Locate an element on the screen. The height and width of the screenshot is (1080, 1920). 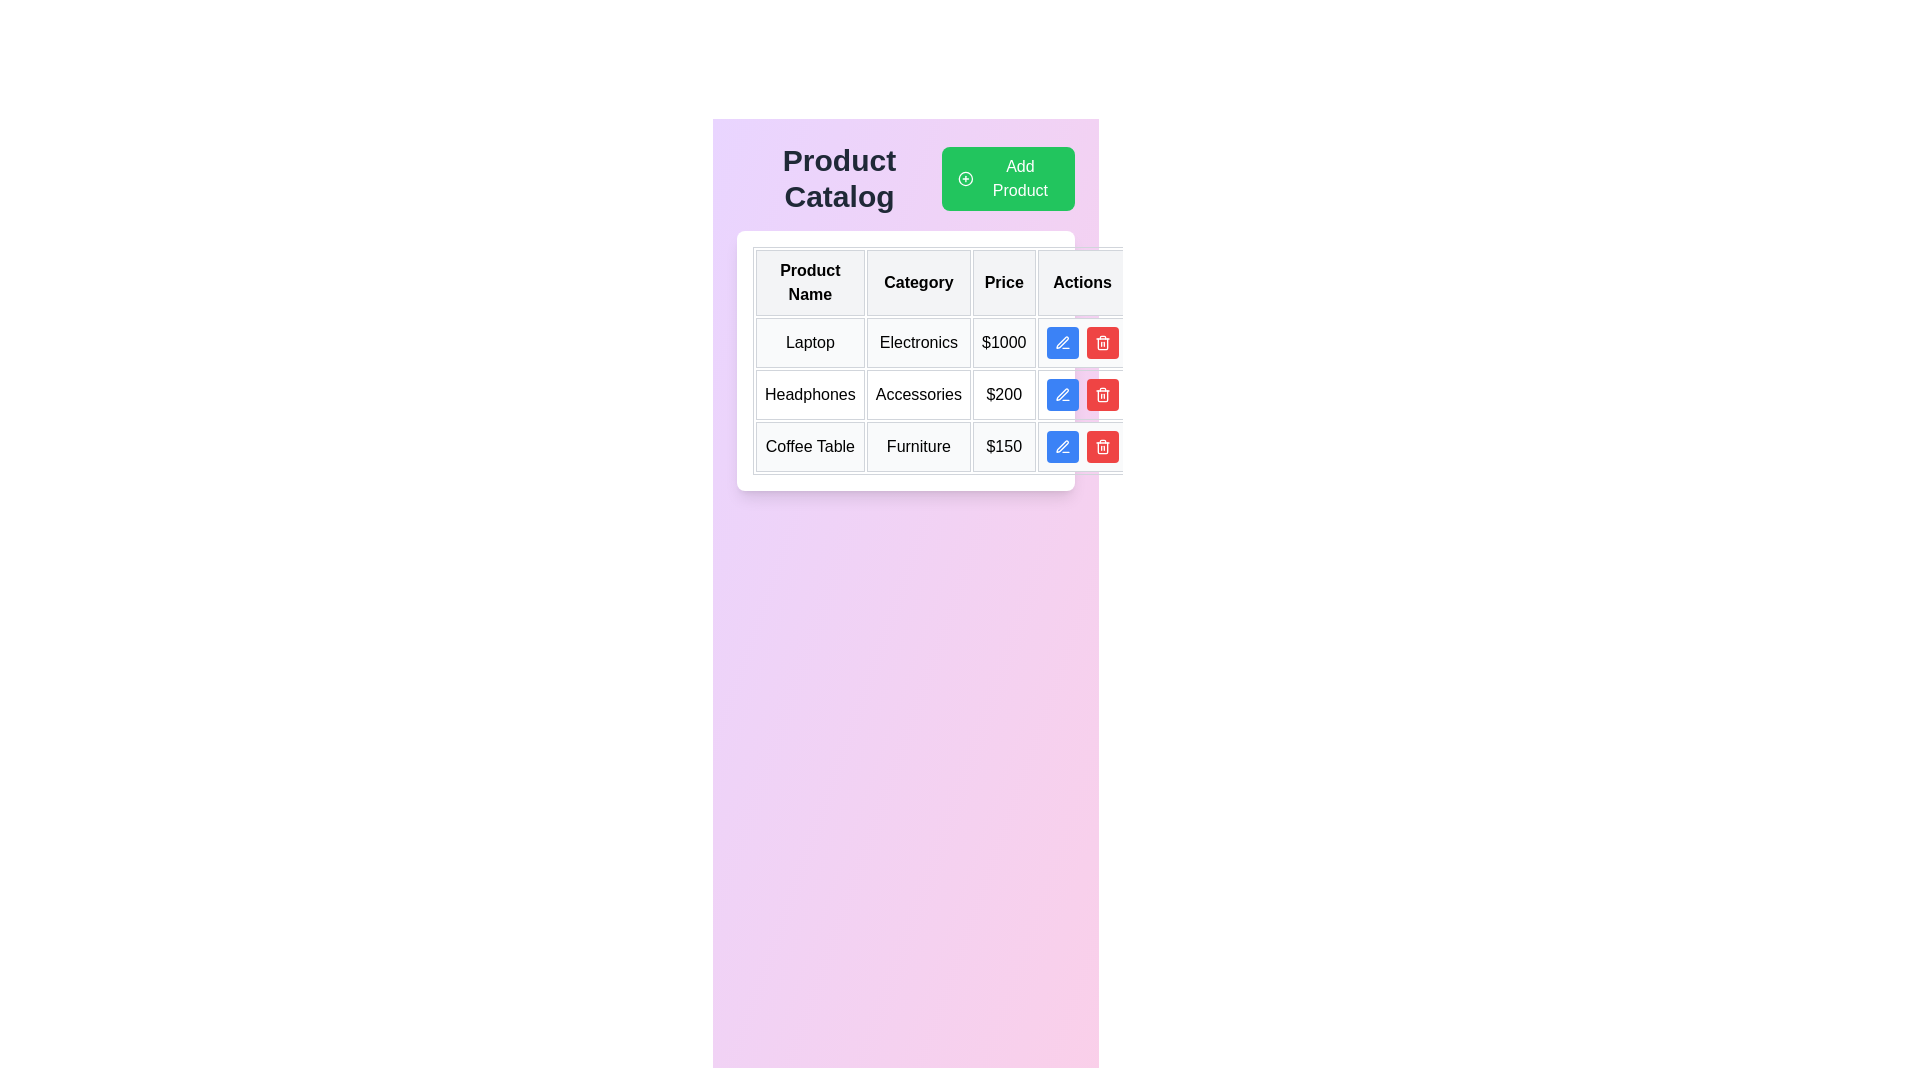
the last column header Text Label in the data table, which is positioned to the right of the 'Price' column is located at coordinates (1081, 282).